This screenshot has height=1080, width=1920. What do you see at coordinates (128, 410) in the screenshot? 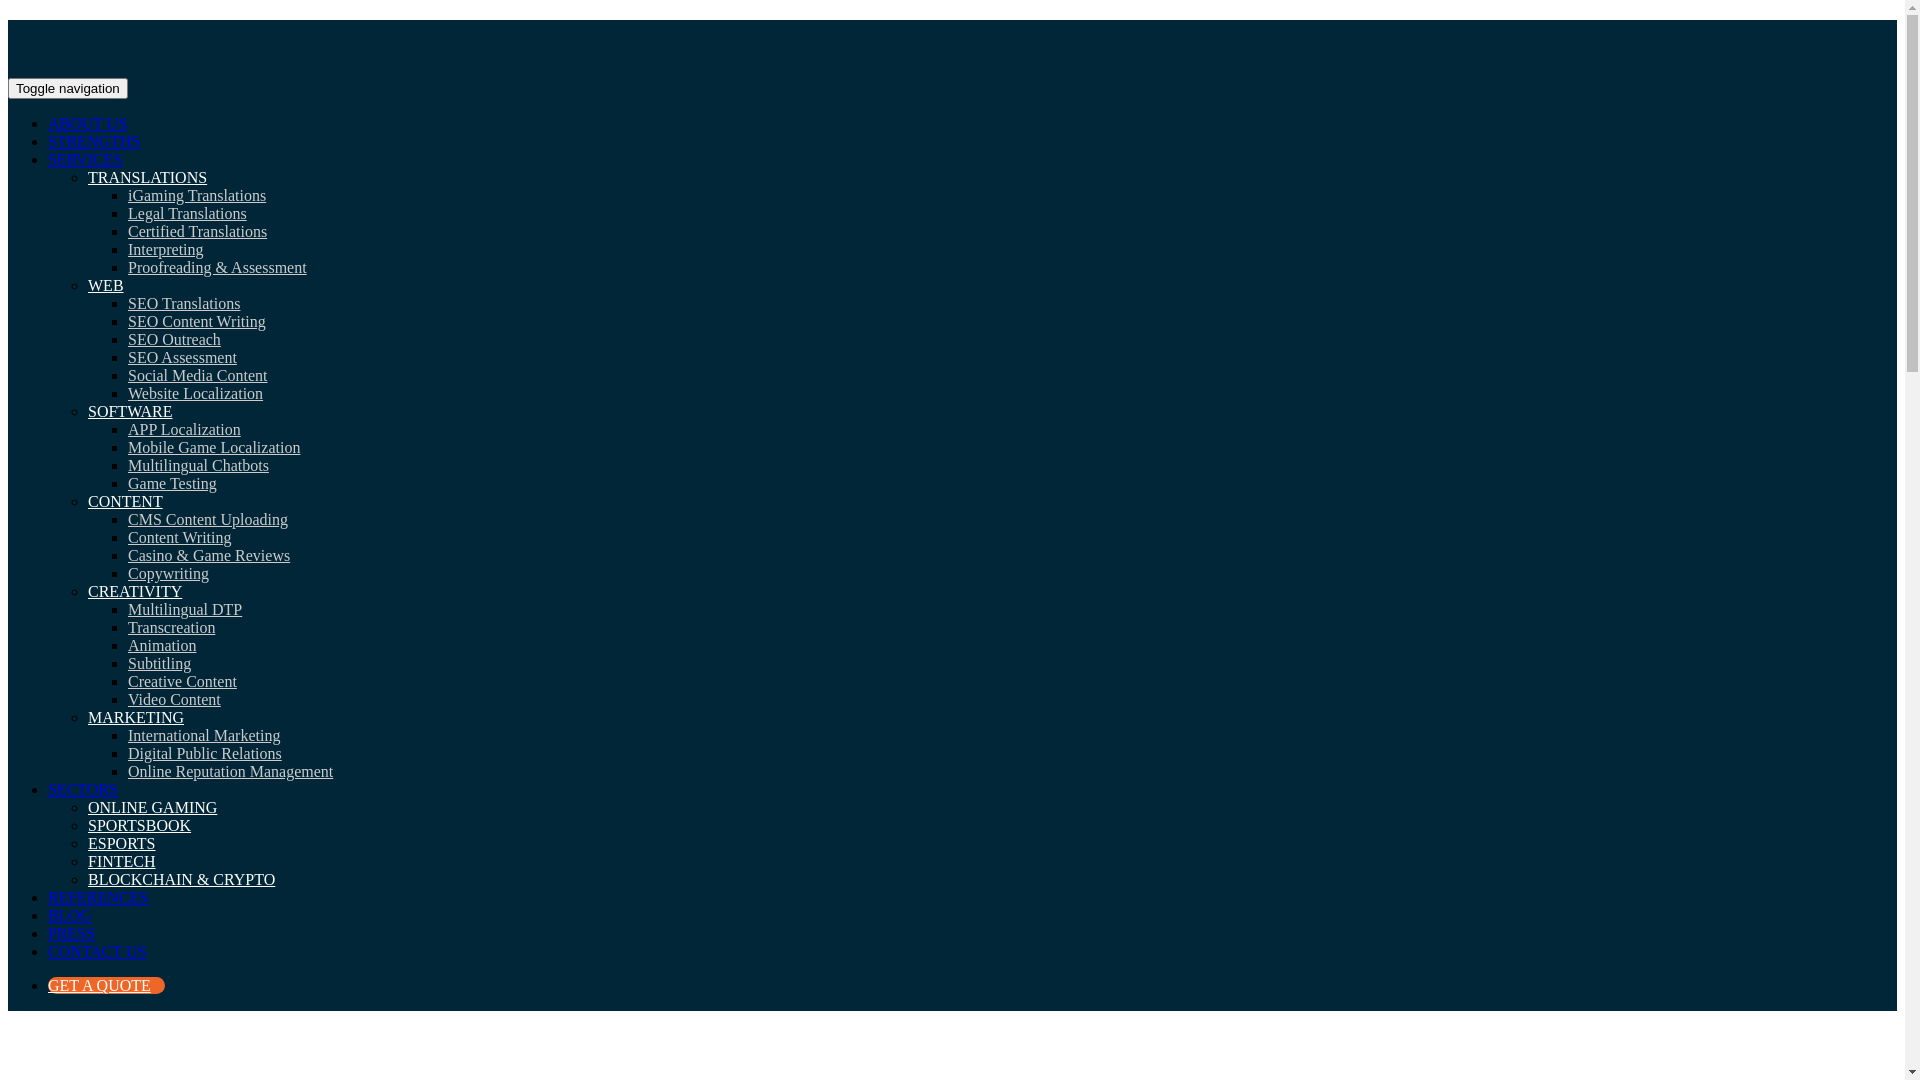
I see `'SOFTWARE'` at bounding box center [128, 410].